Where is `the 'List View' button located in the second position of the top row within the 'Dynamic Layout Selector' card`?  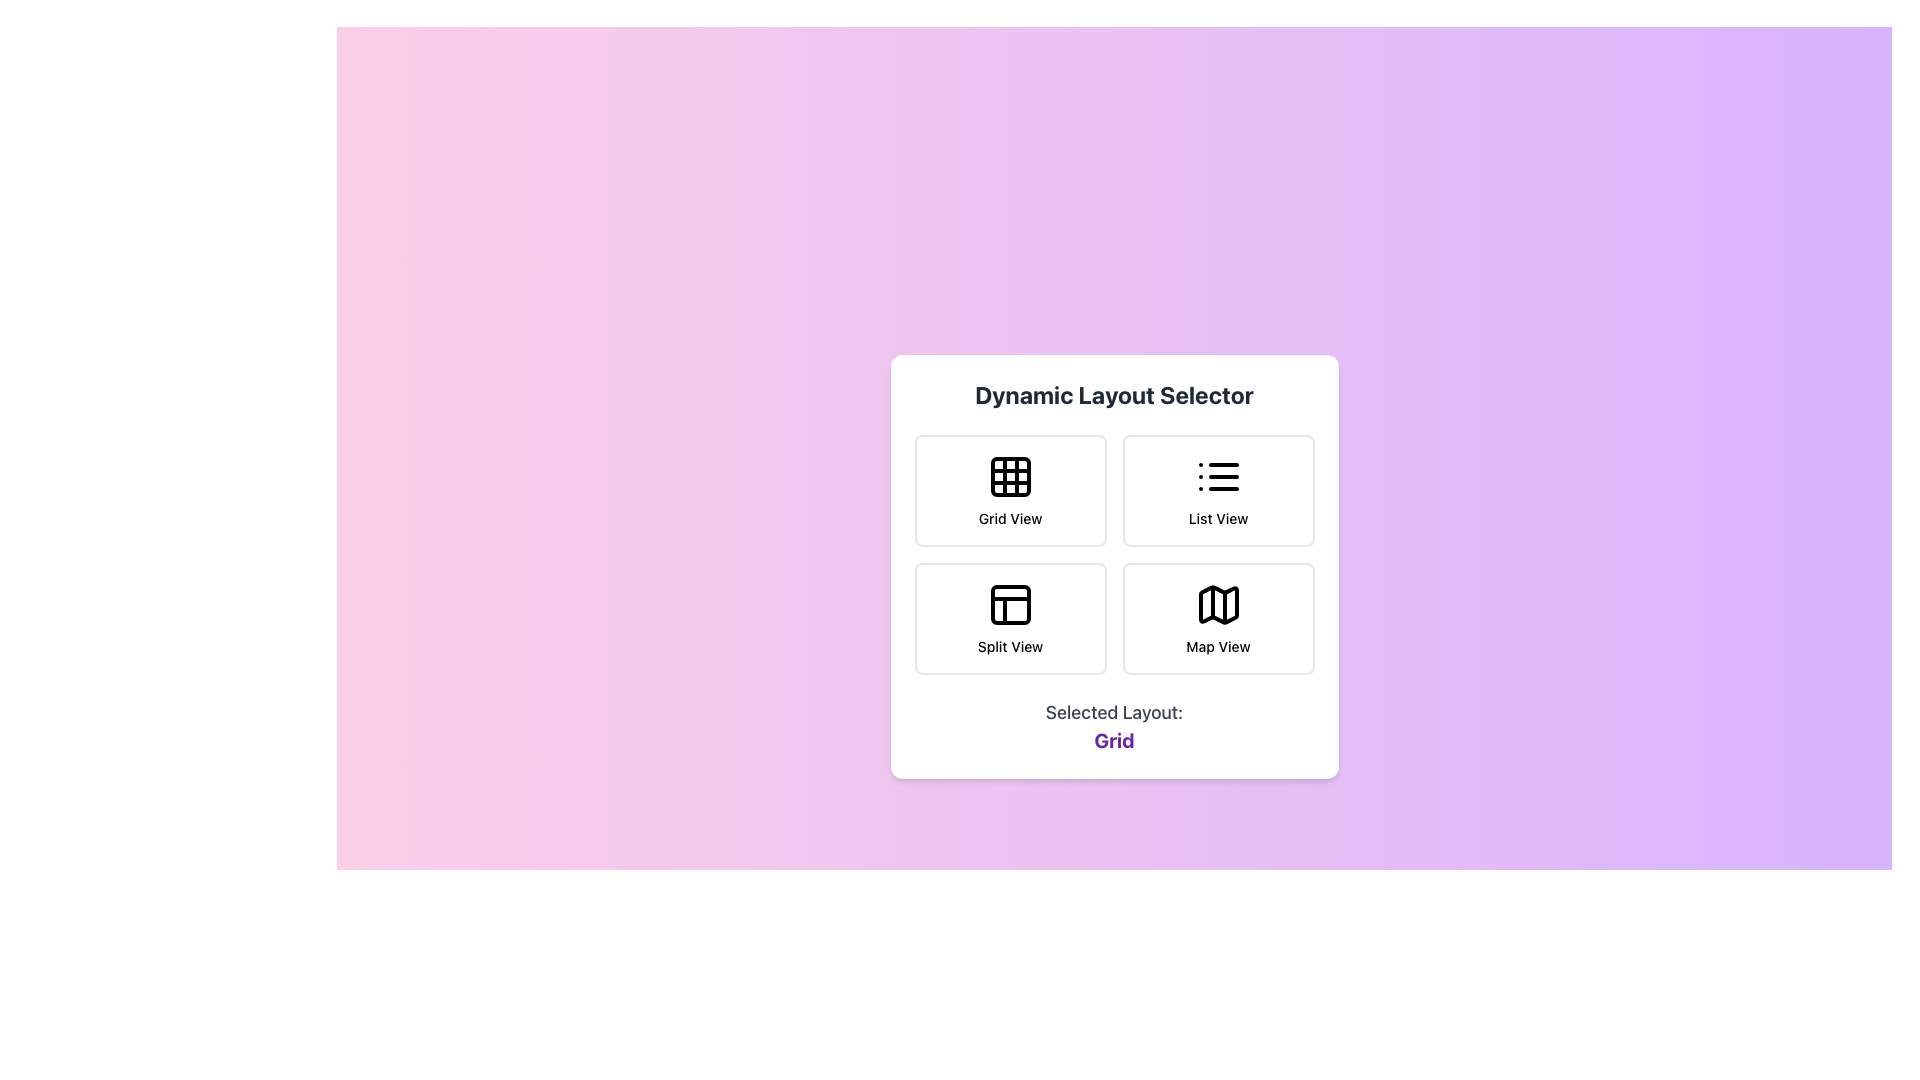
the 'List View' button located in the second position of the top row within the 'Dynamic Layout Selector' card is located at coordinates (1217, 490).